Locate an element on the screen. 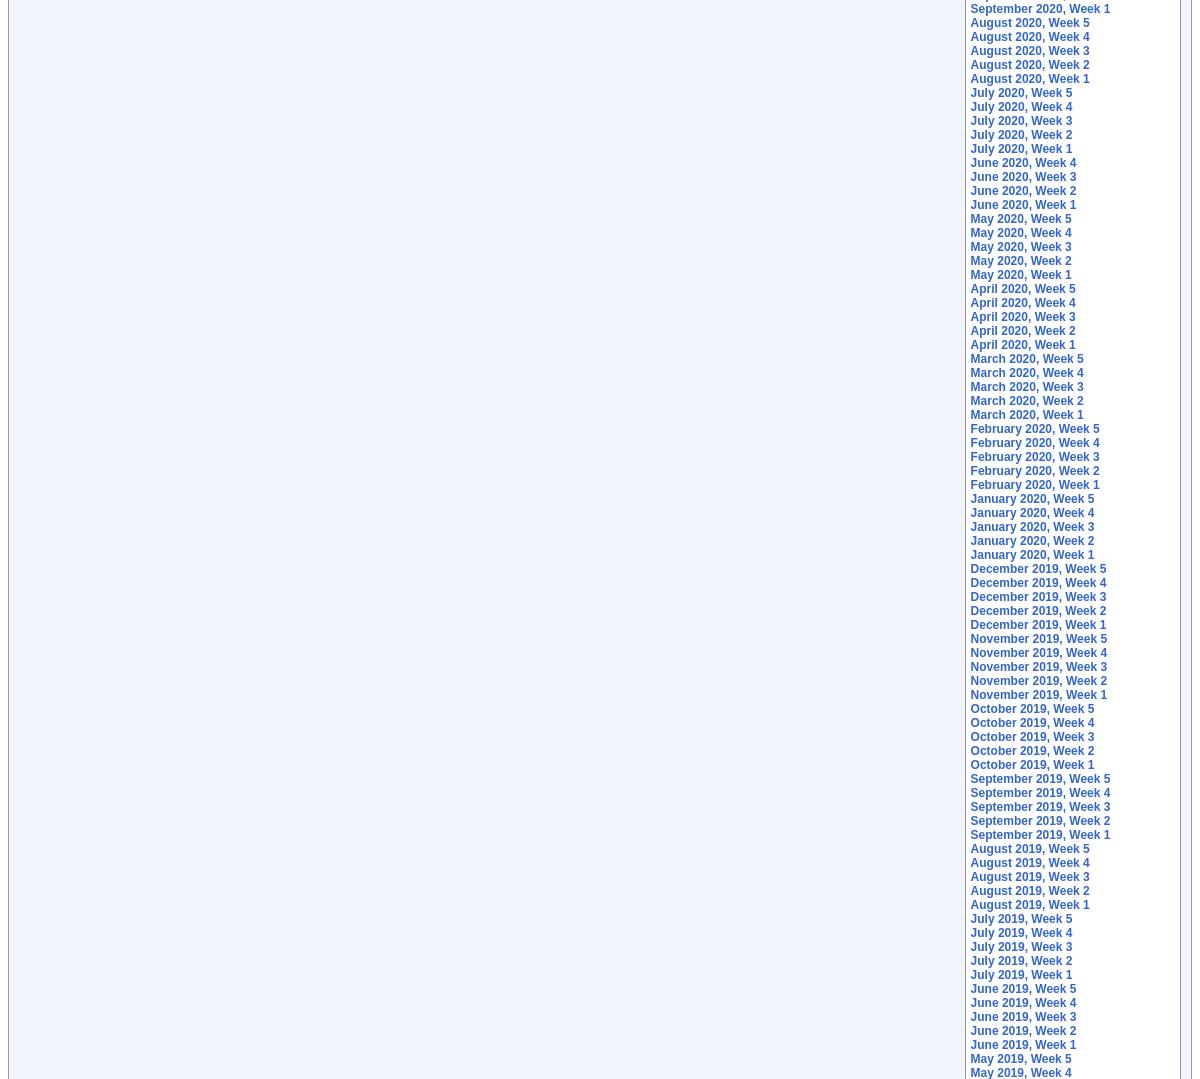 The height and width of the screenshot is (1079, 1200). 'May 2020, Week 2' is located at coordinates (969, 261).